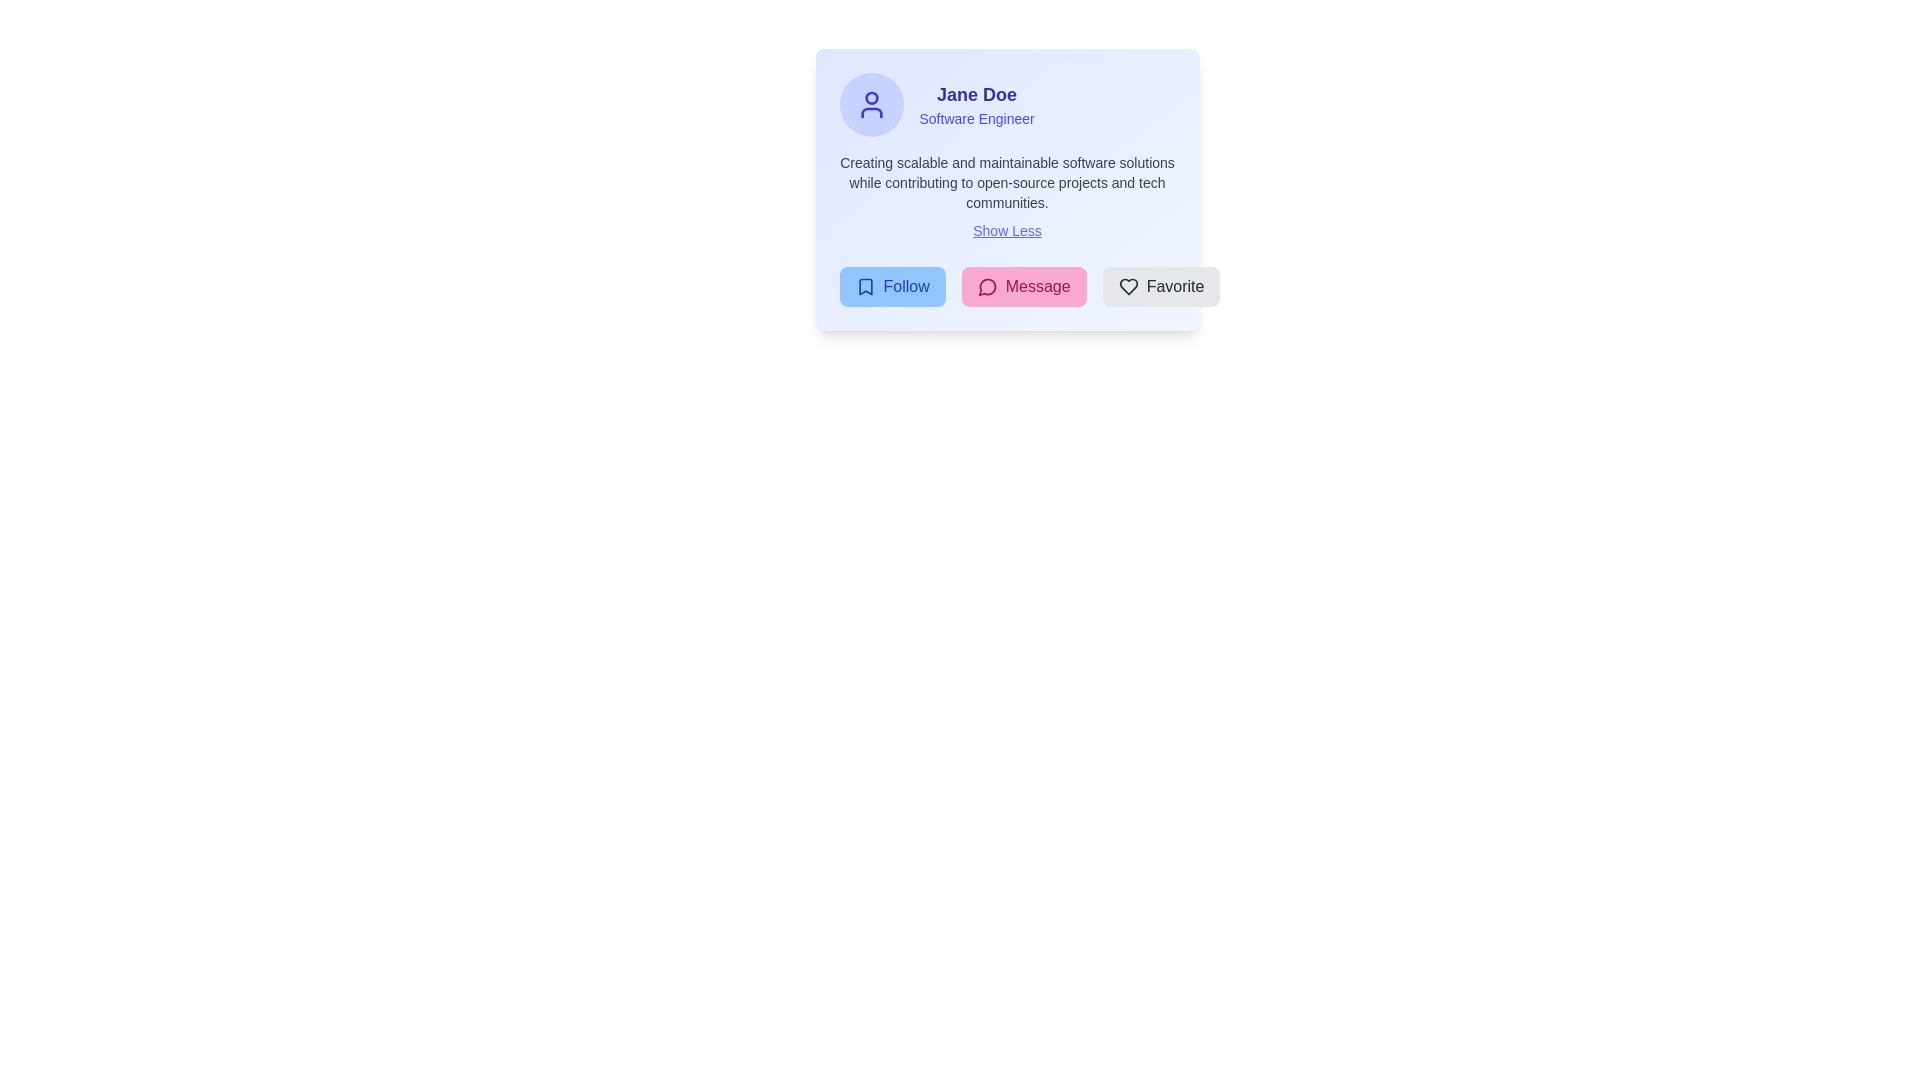 The image size is (1920, 1080). Describe the element at coordinates (977, 104) in the screenshot. I see `text display component at the top left of the personal profile card, which shows the name 'Jane Doe' in bold and the subtitle 'Software Engineer' below it` at that location.